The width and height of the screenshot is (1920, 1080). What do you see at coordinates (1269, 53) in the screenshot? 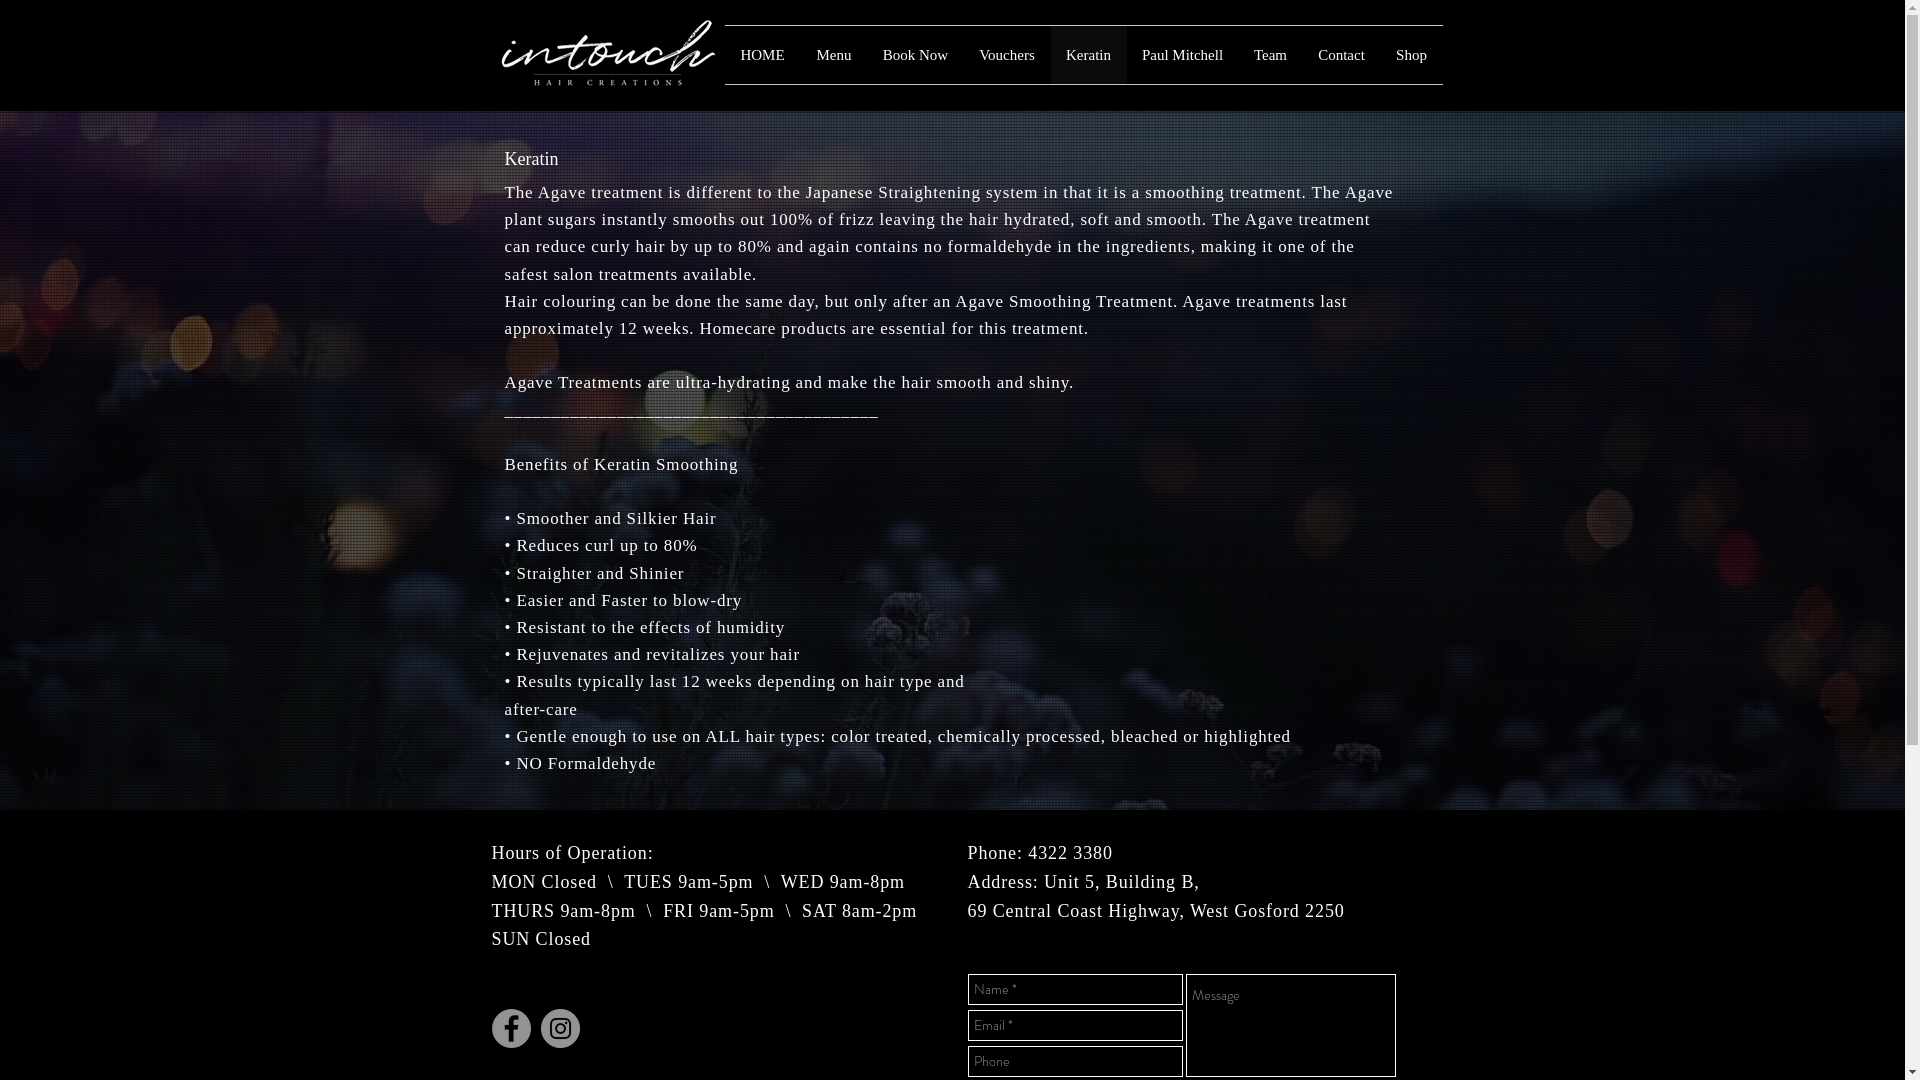
I see `'Team'` at bounding box center [1269, 53].